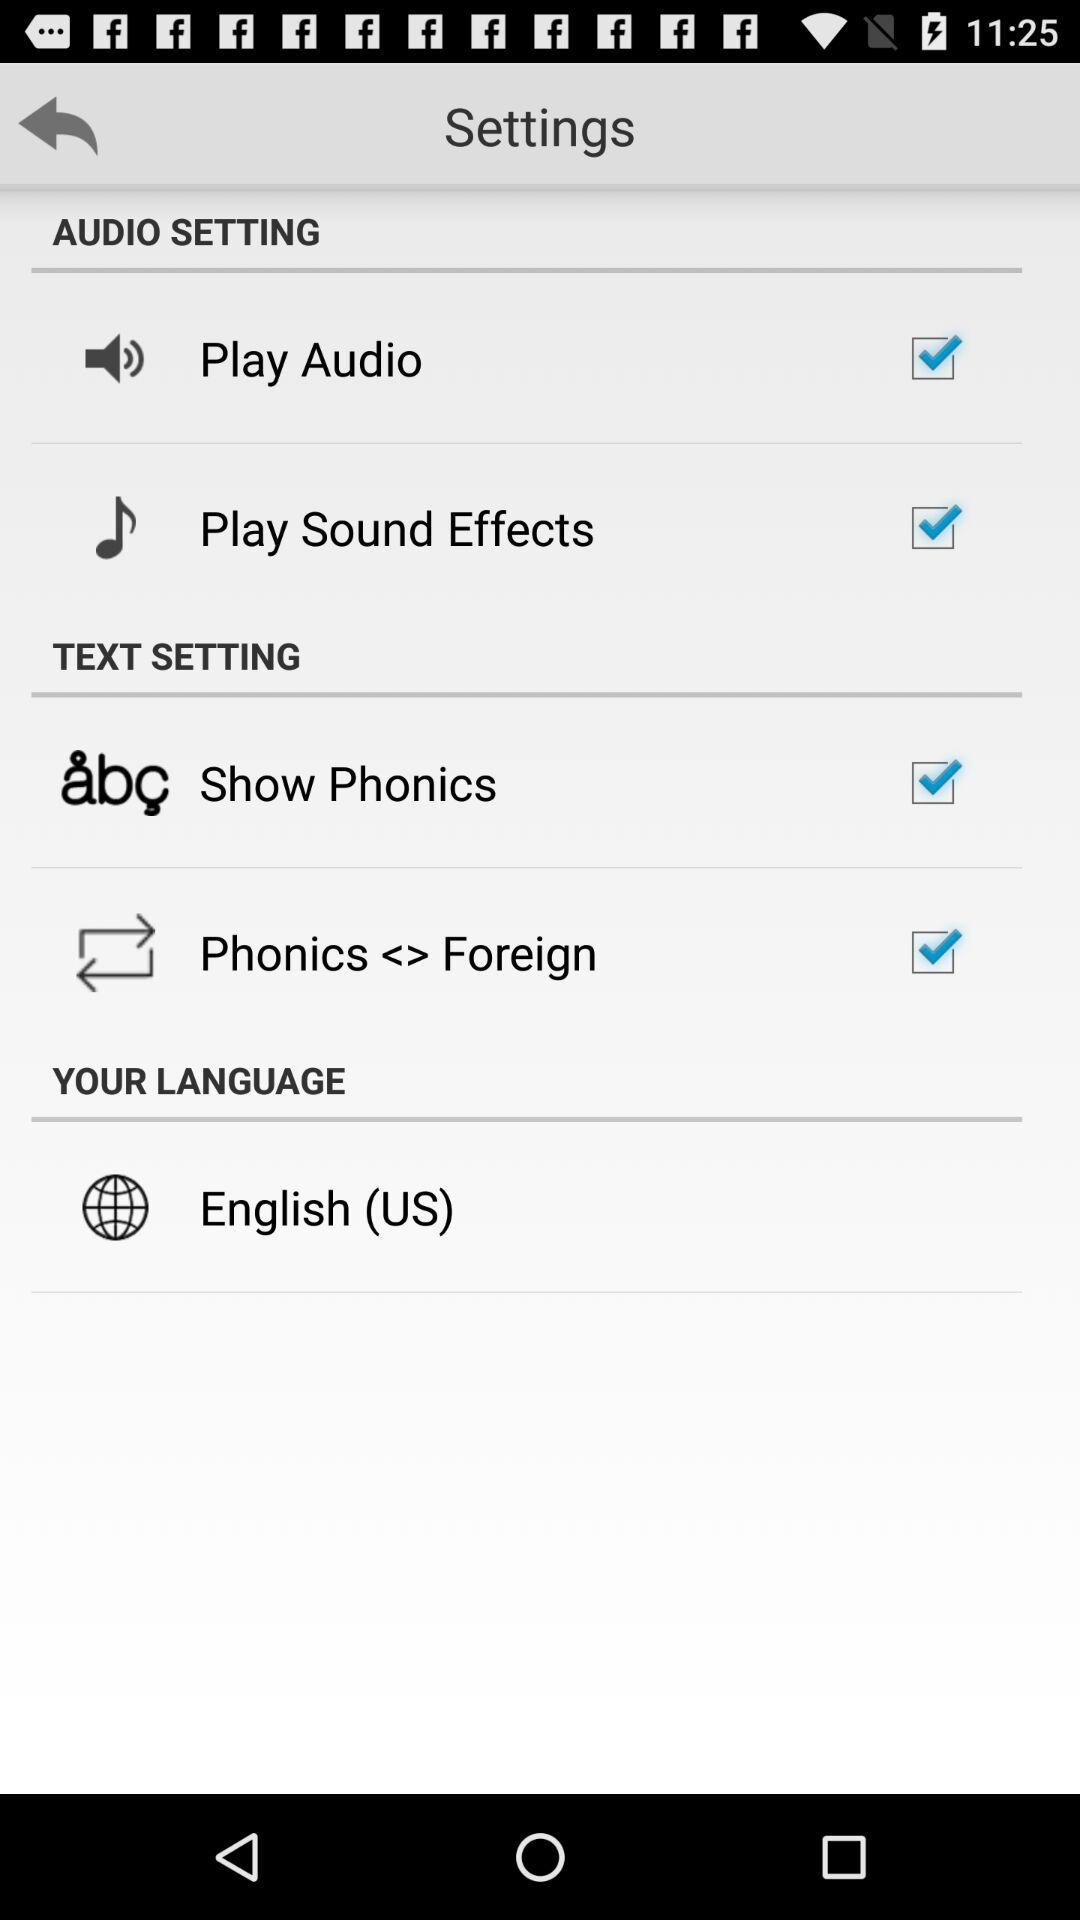 This screenshot has width=1080, height=1920. What do you see at coordinates (525, 655) in the screenshot?
I see `the text setting item` at bounding box center [525, 655].